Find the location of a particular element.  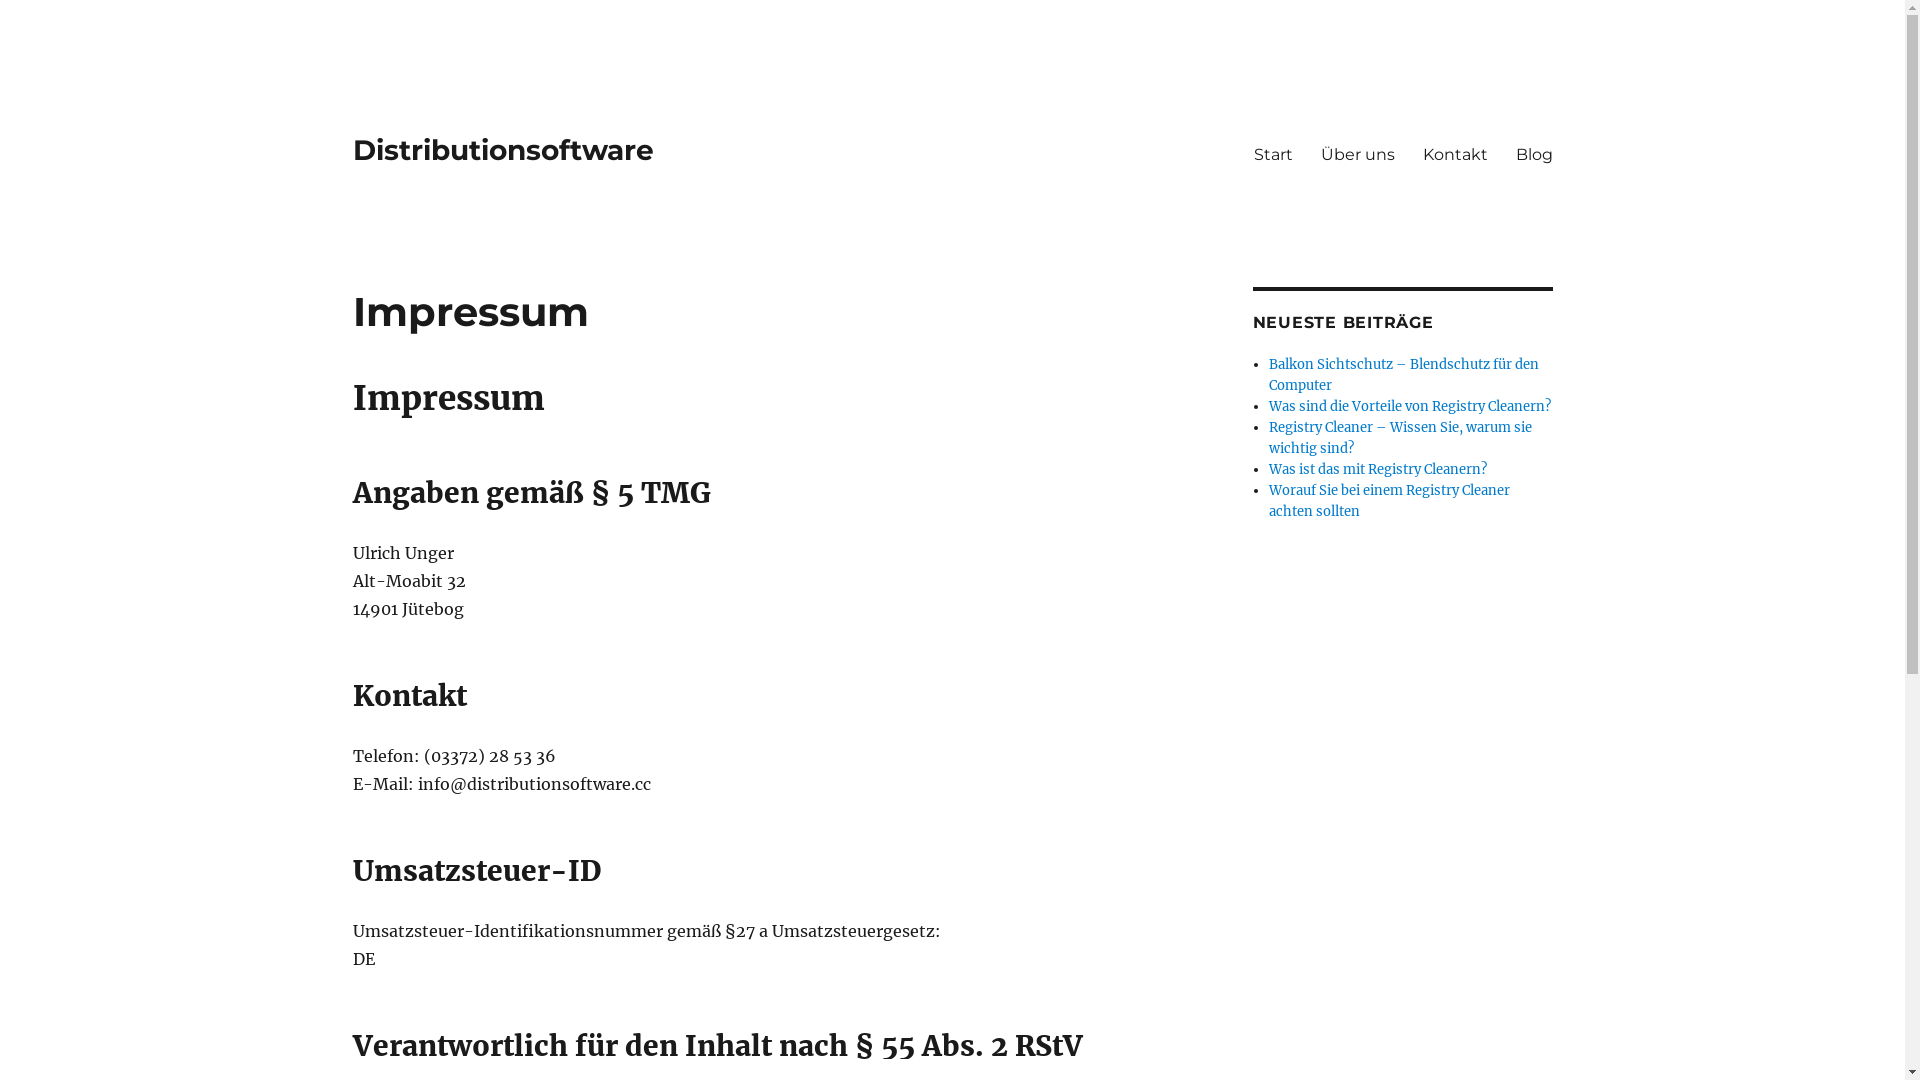

'Kontakt' is located at coordinates (1454, 153).